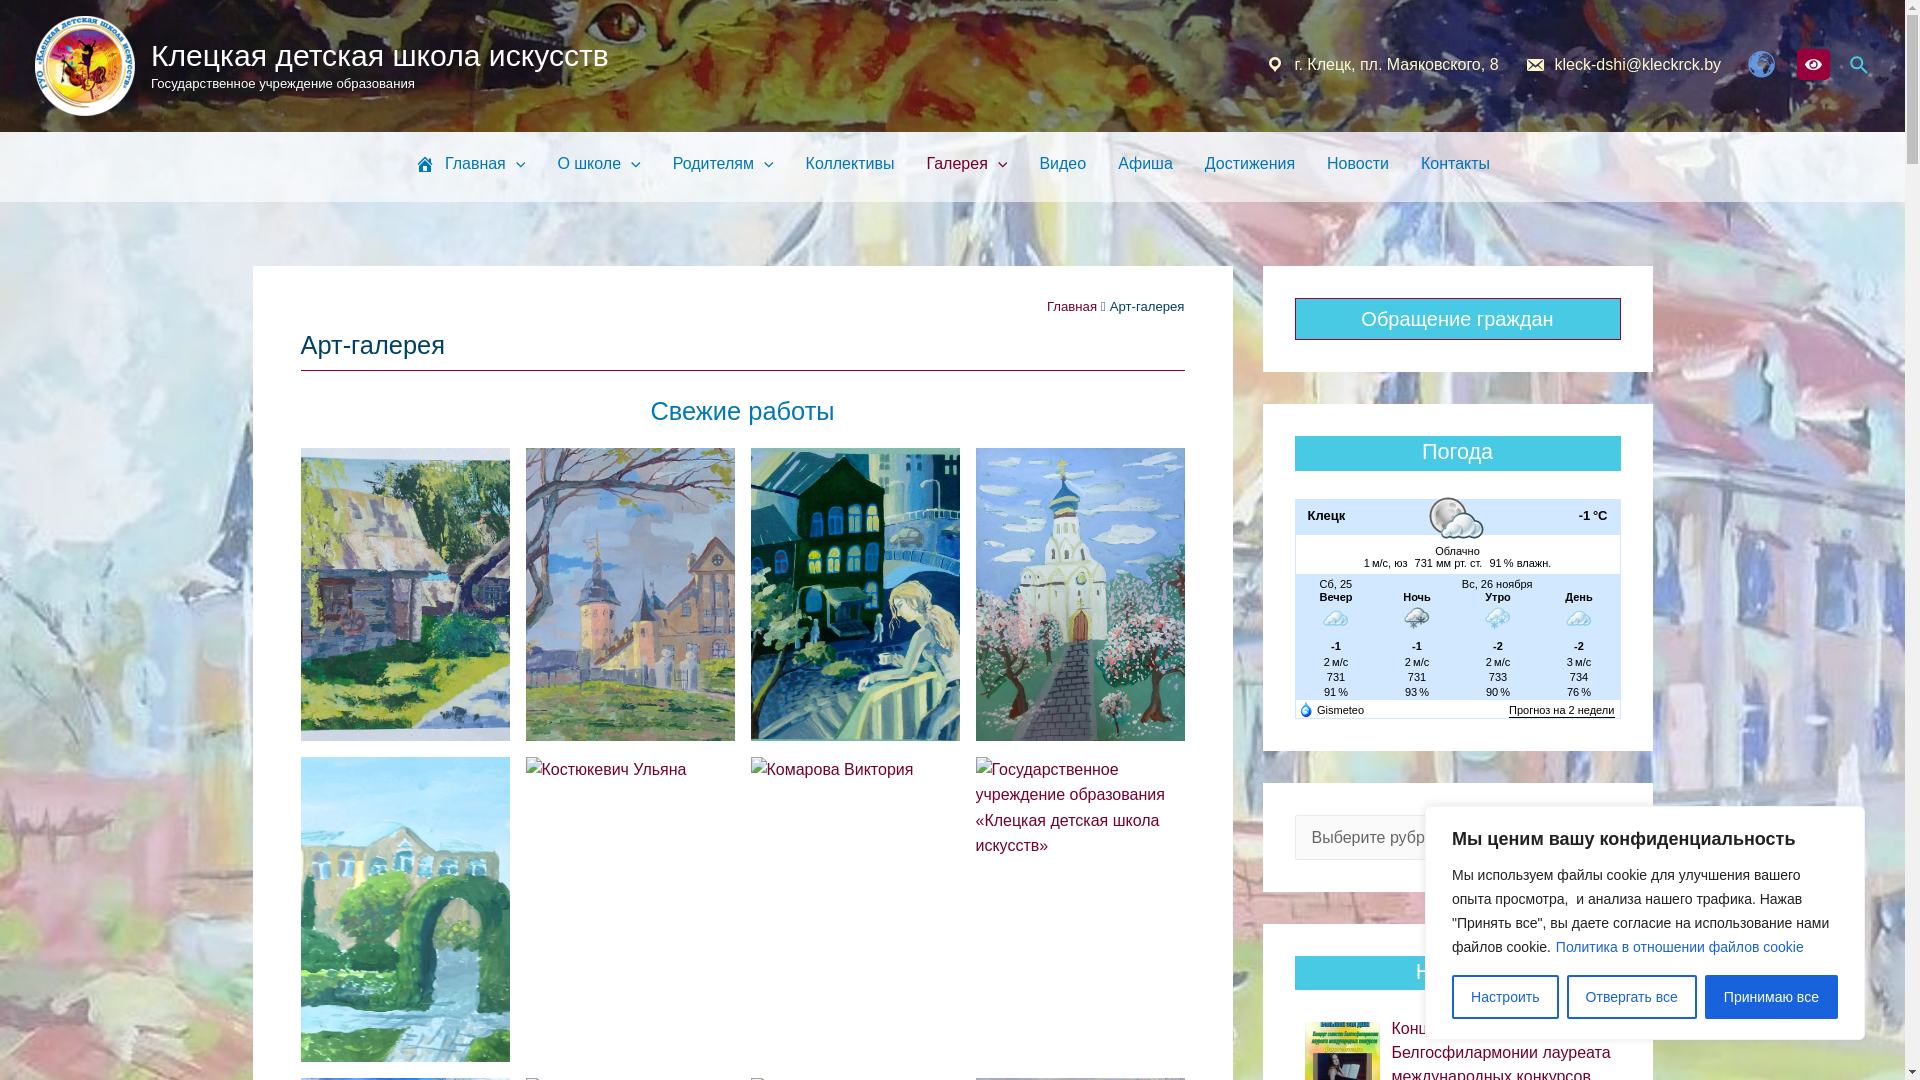 This screenshot has width=1920, height=1080. Describe the element at coordinates (1620, 64) in the screenshot. I see `'kleck-dshi@kleckrck.by'` at that location.